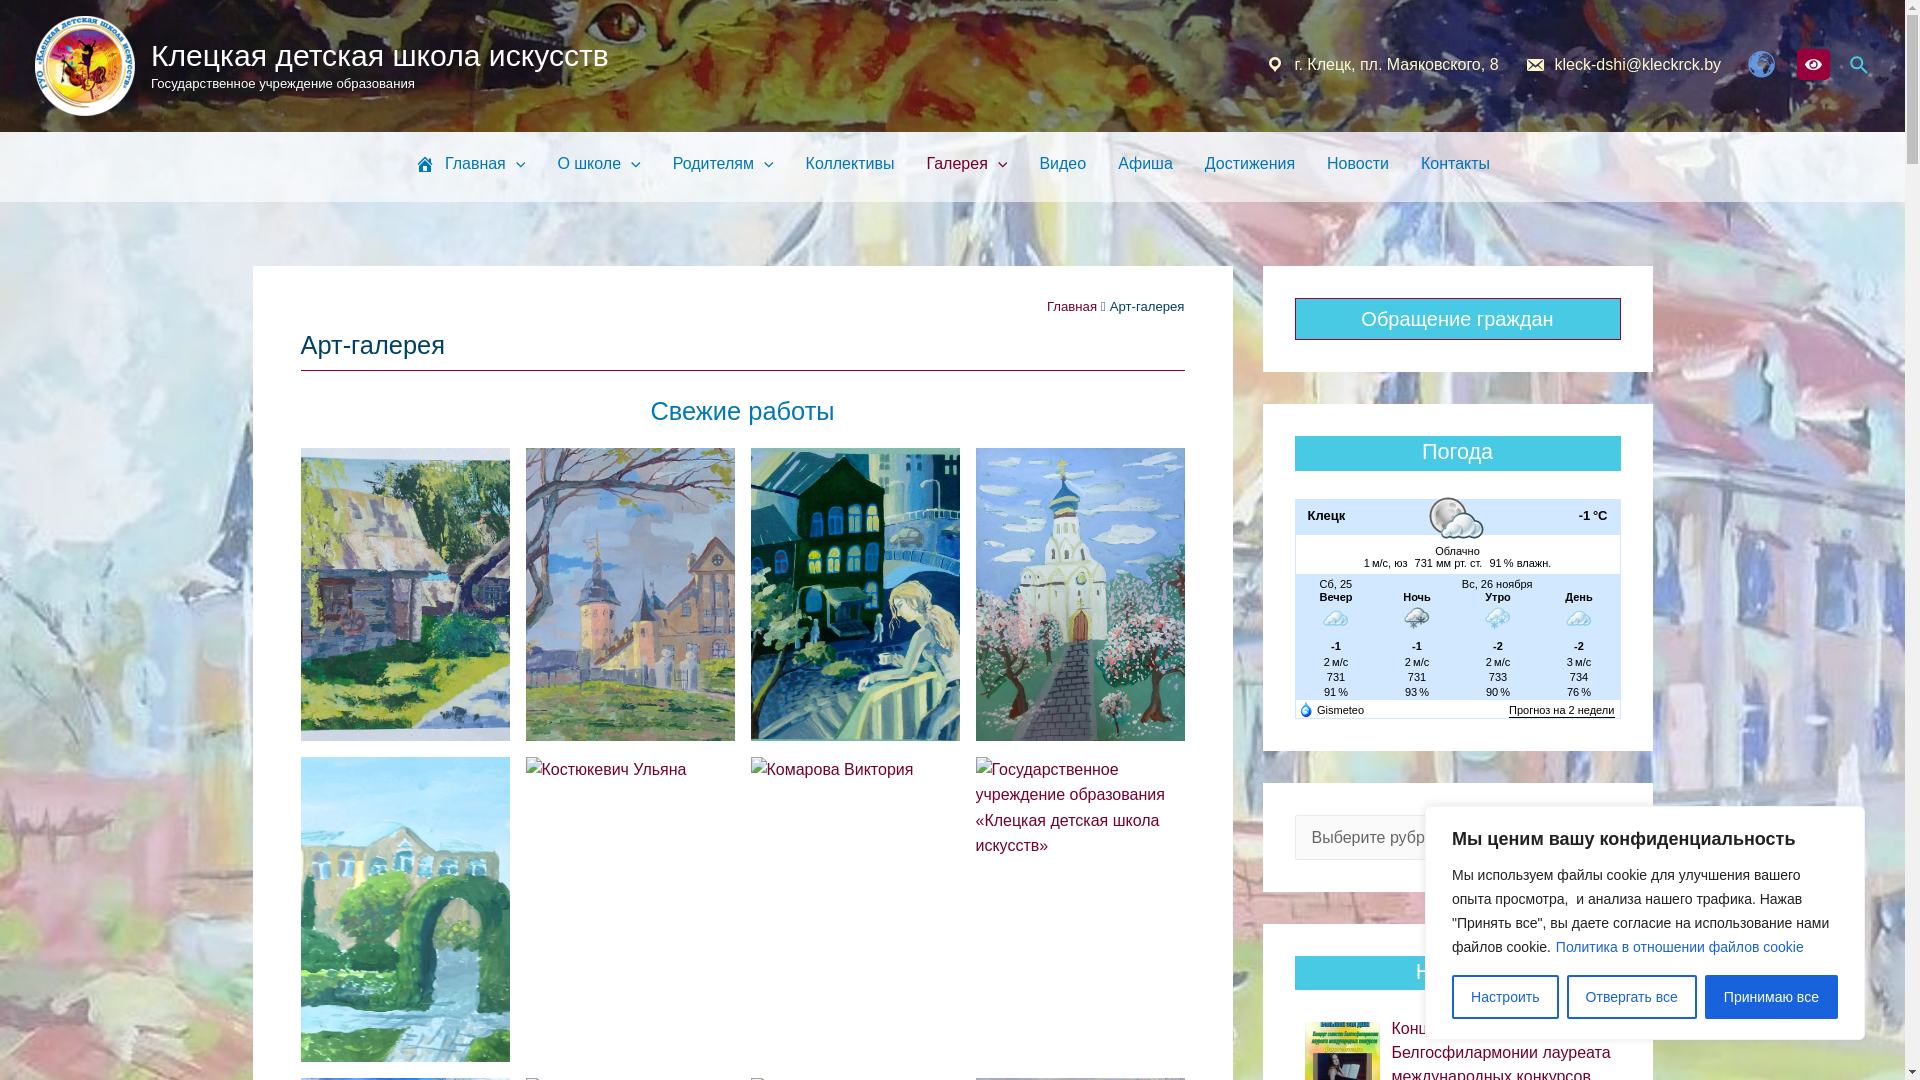 This screenshot has width=1920, height=1080. Describe the element at coordinates (1620, 64) in the screenshot. I see `'kleck-dshi@kleckrck.by'` at that location.